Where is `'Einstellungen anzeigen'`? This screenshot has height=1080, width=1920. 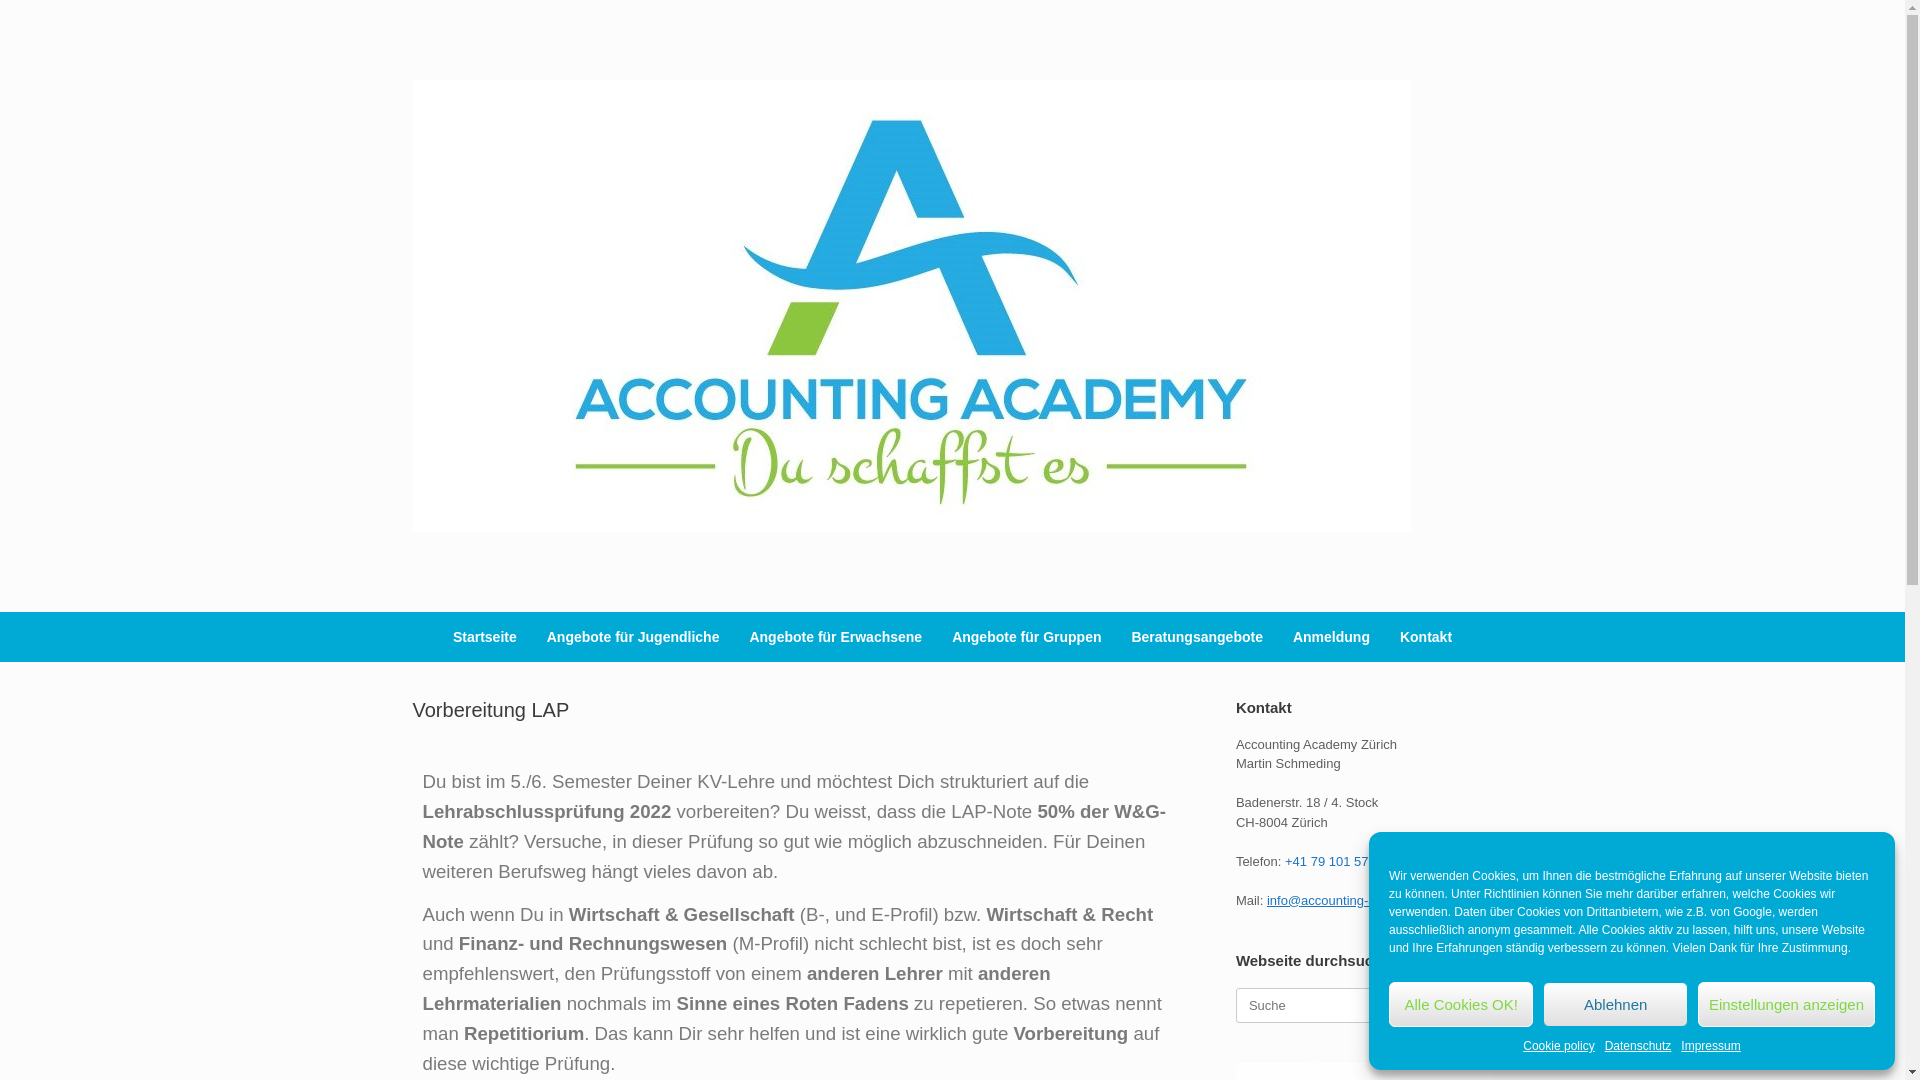
'Einstellungen anzeigen' is located at coordinates (1786, 1004).